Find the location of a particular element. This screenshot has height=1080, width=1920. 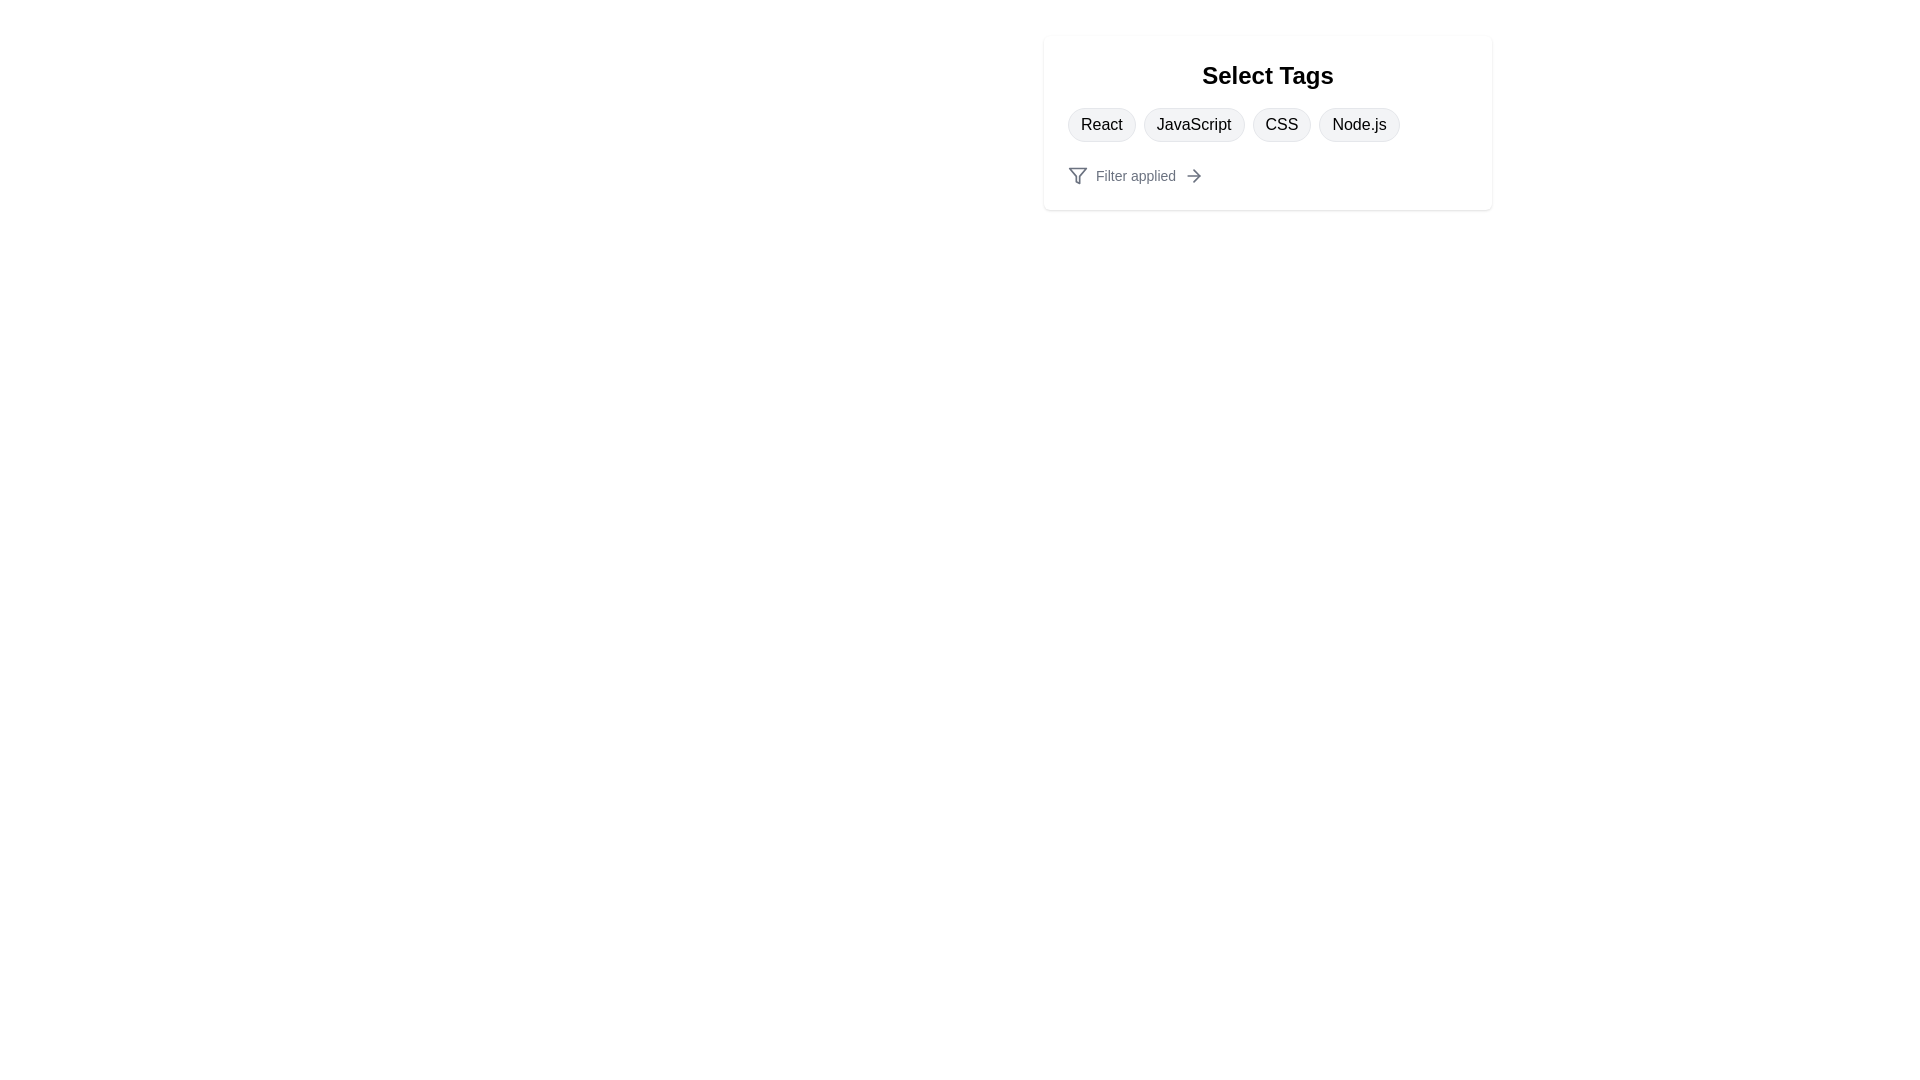

the right-pointing arrow icon, which is an outlined graphic with a stroke width of 2 units, located at the far-right end of the 'Filter applied' section is located at coordinates (1194, 175).